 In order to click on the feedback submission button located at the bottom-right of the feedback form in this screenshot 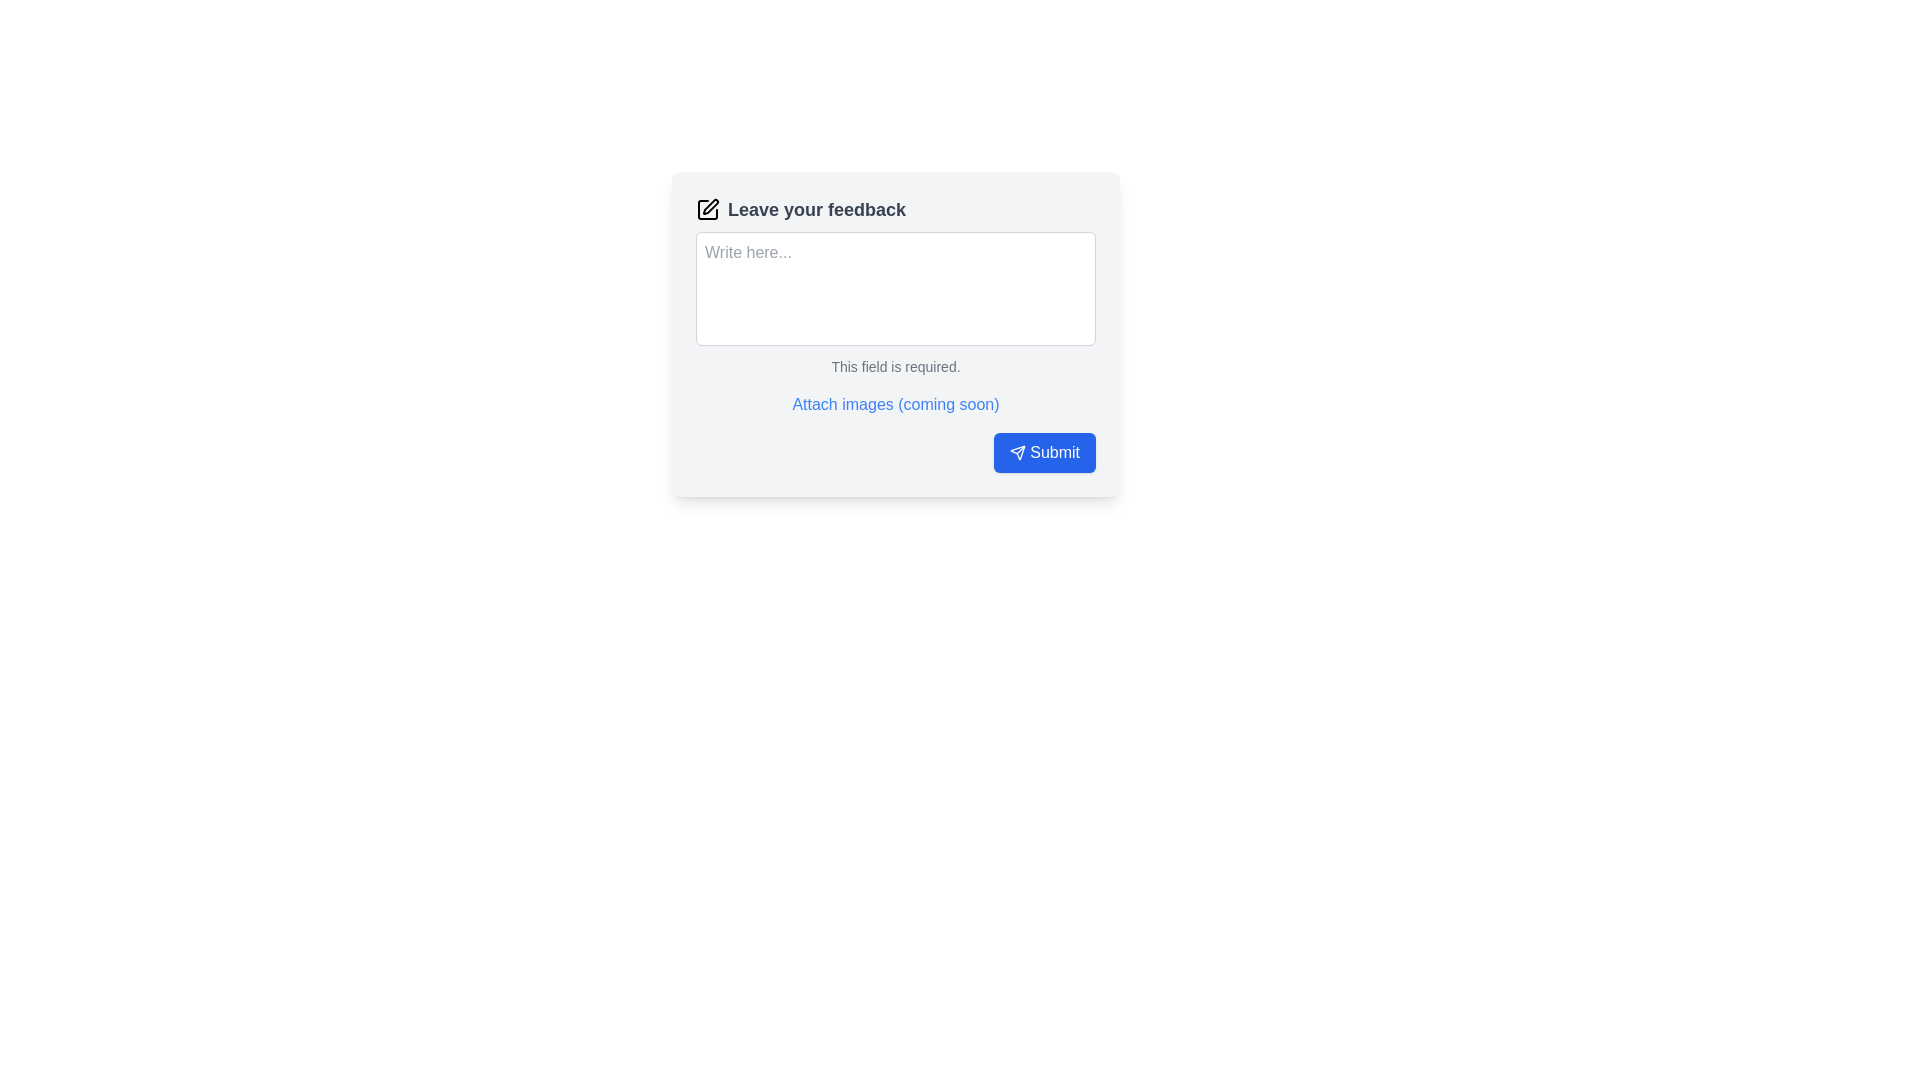, I will do `click(1044, 452)`.